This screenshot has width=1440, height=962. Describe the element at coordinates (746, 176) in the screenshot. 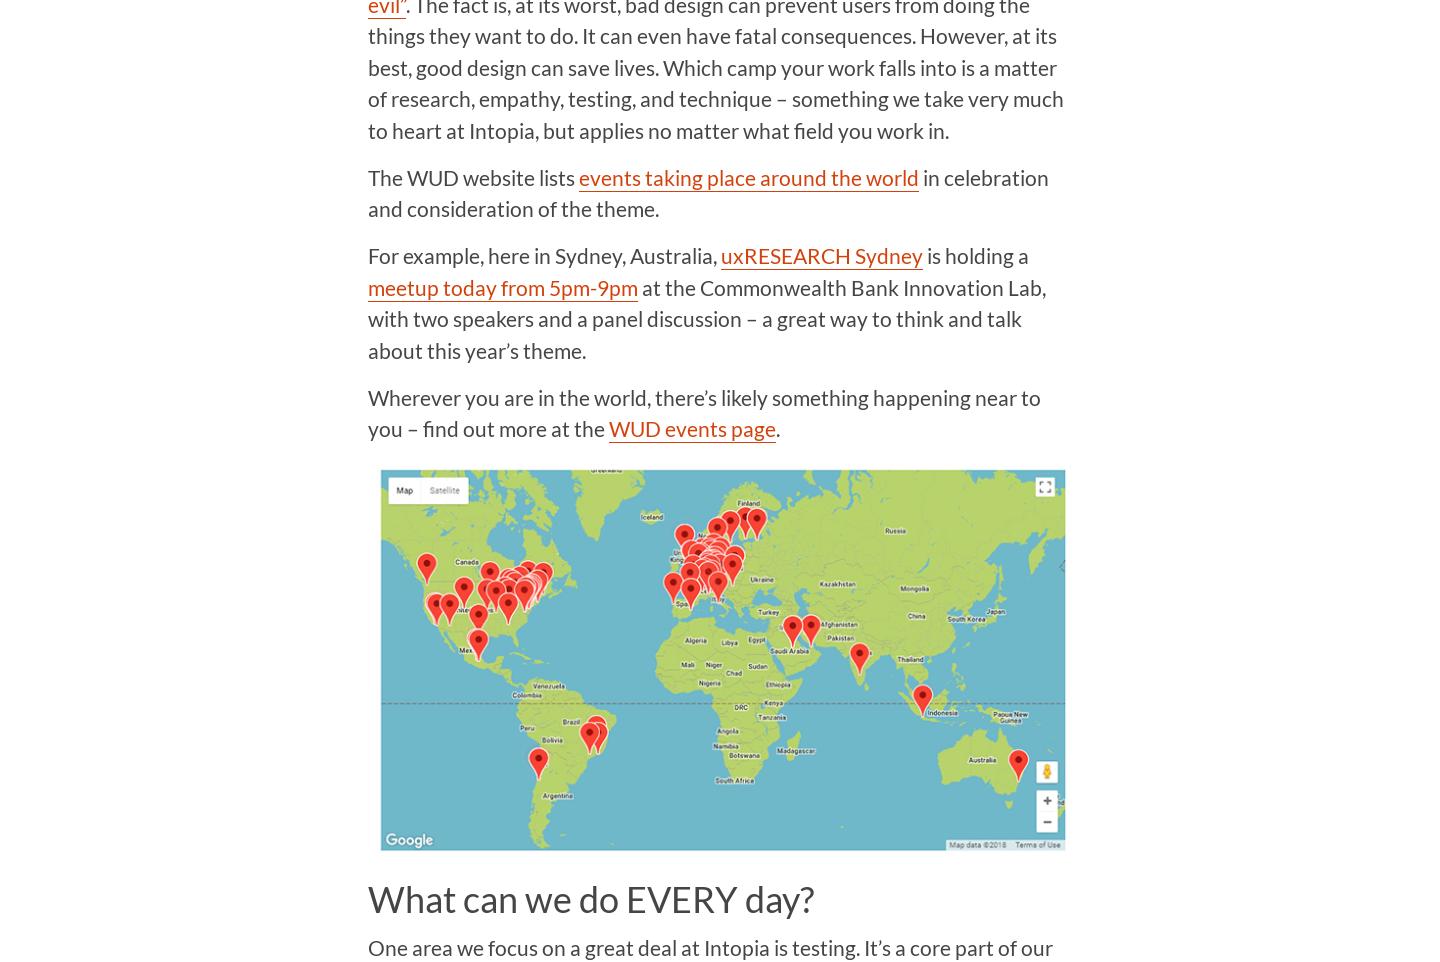

I see `'events taking place around the world'` at that location.